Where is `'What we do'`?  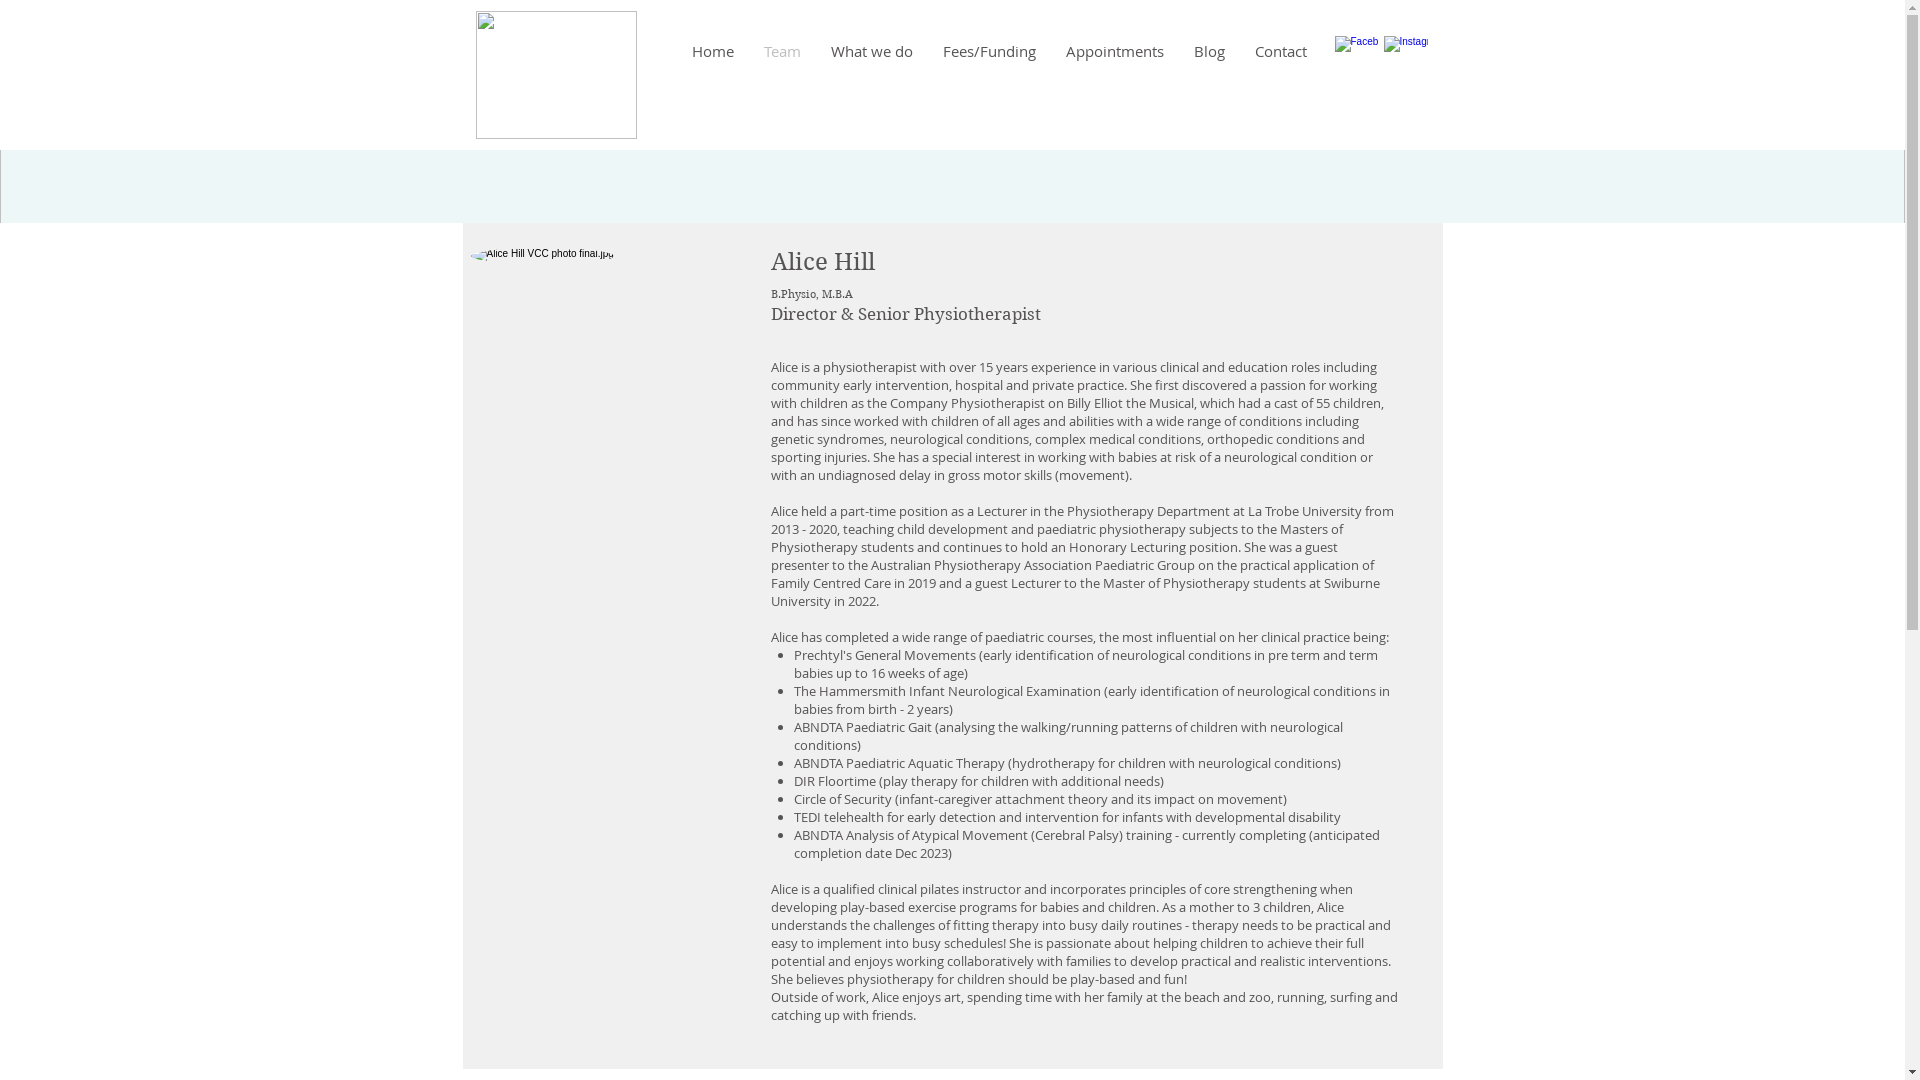
'What we do' is located at coordinates (872, 49).